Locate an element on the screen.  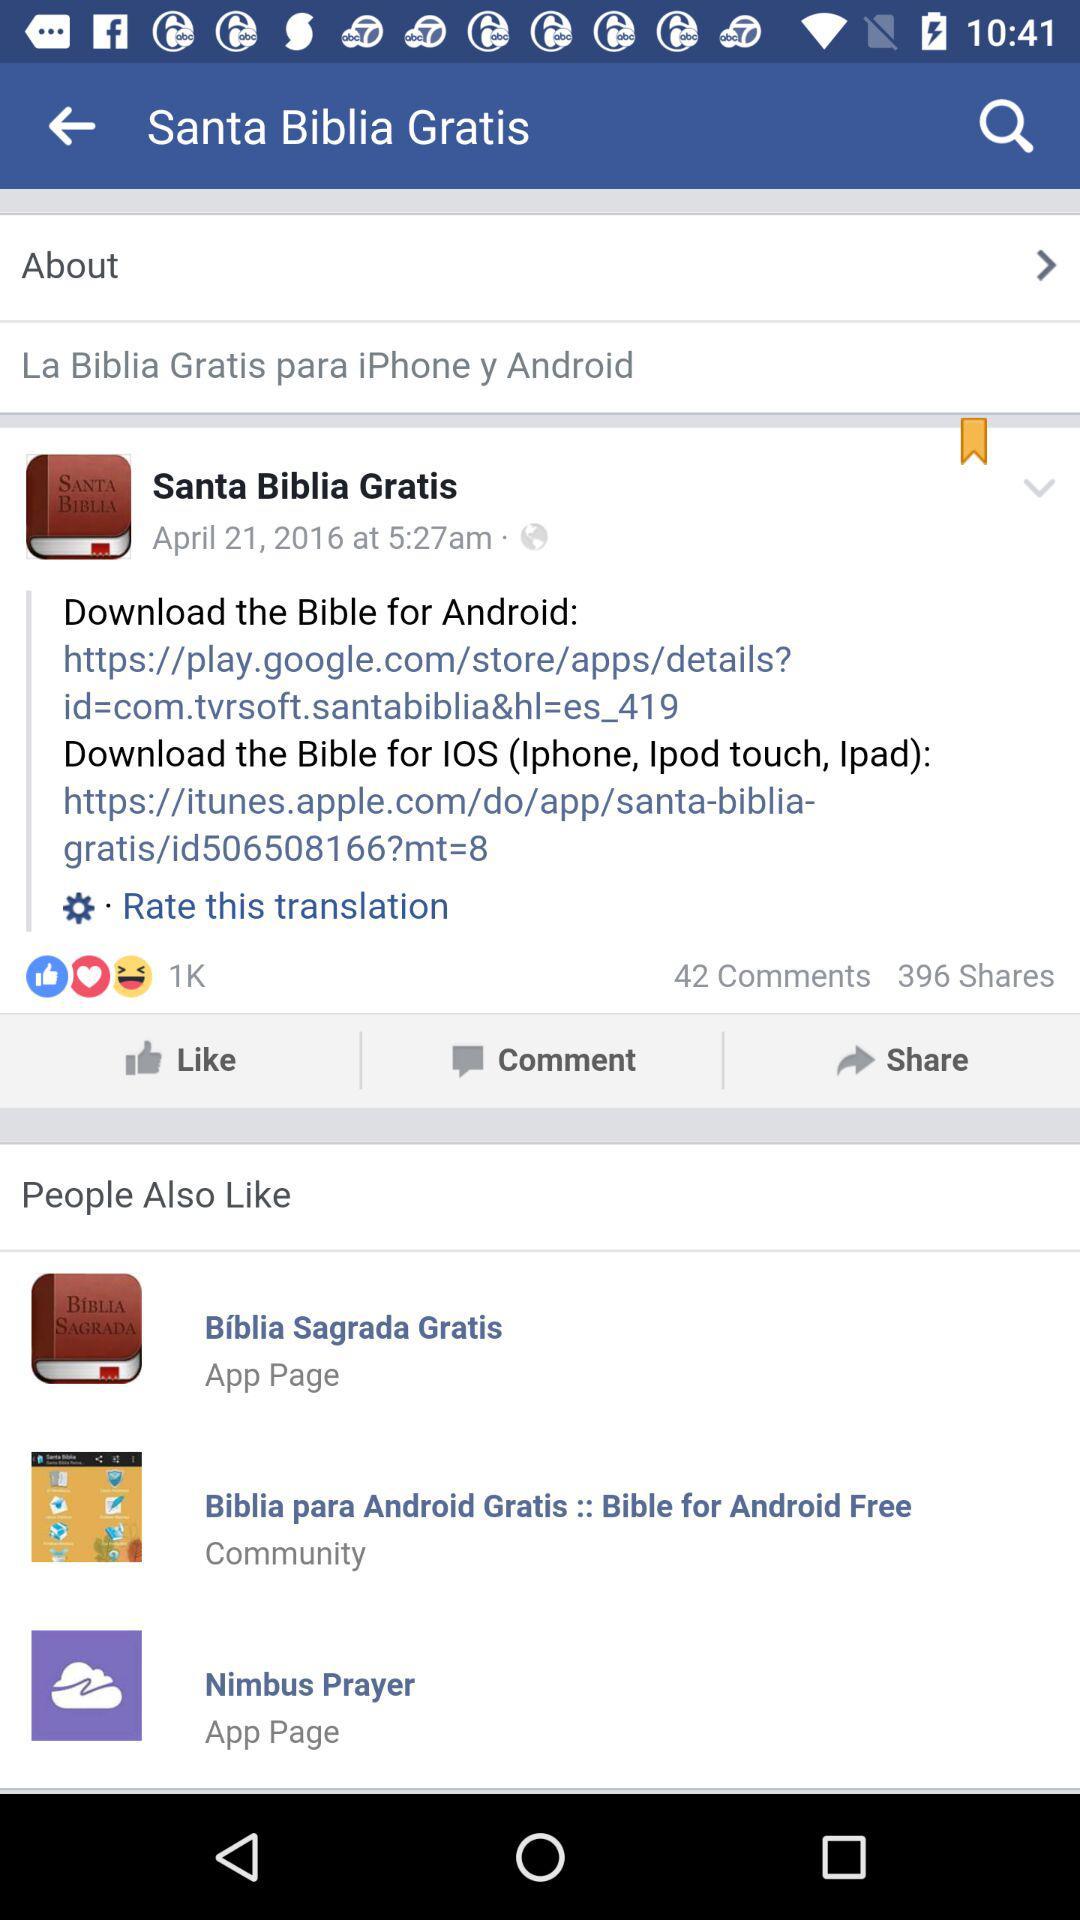
the icon next to santa biblia gratis icon is located at coordinates (72, 124).